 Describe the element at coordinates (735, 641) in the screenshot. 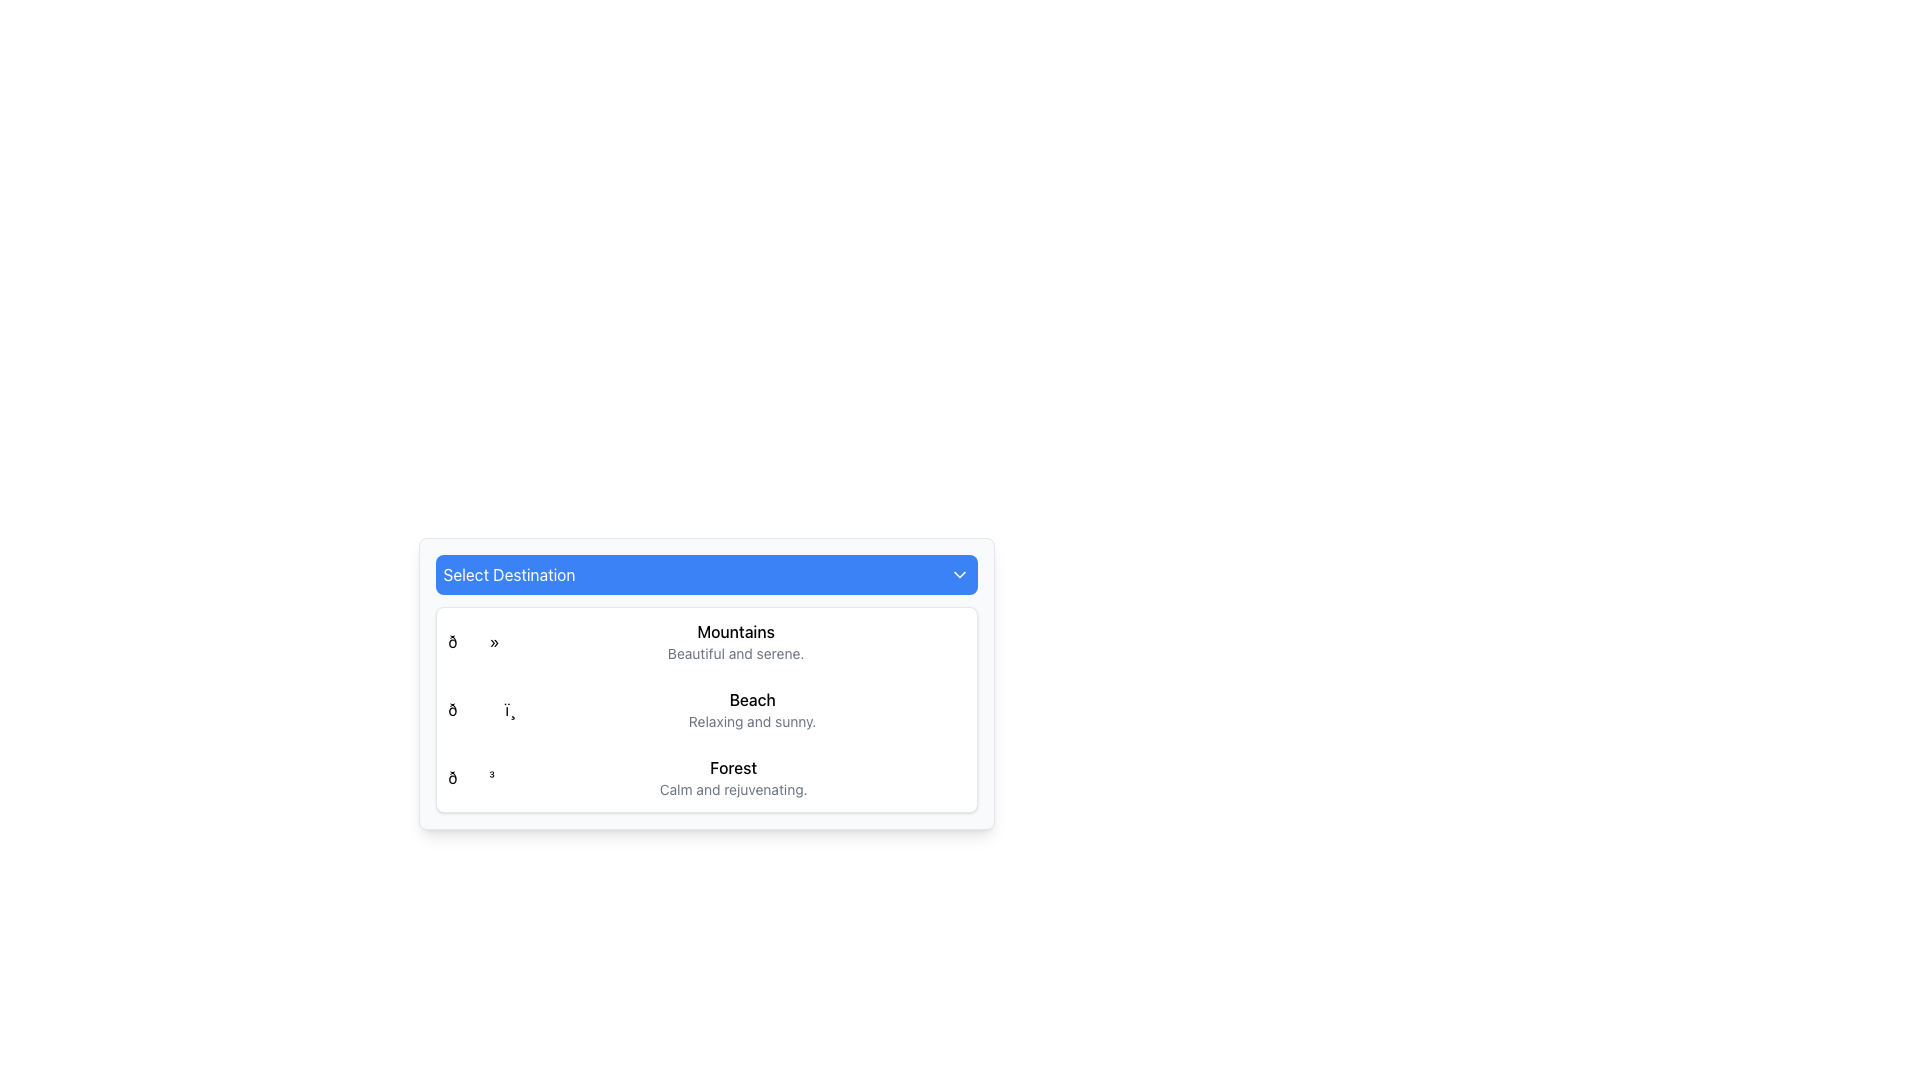

I see `the text block labeled 'Mountains' which is the second item in a dropdown menu, visually centered and accompanied by a smaller description 'Beautiful and serene'` at that location.